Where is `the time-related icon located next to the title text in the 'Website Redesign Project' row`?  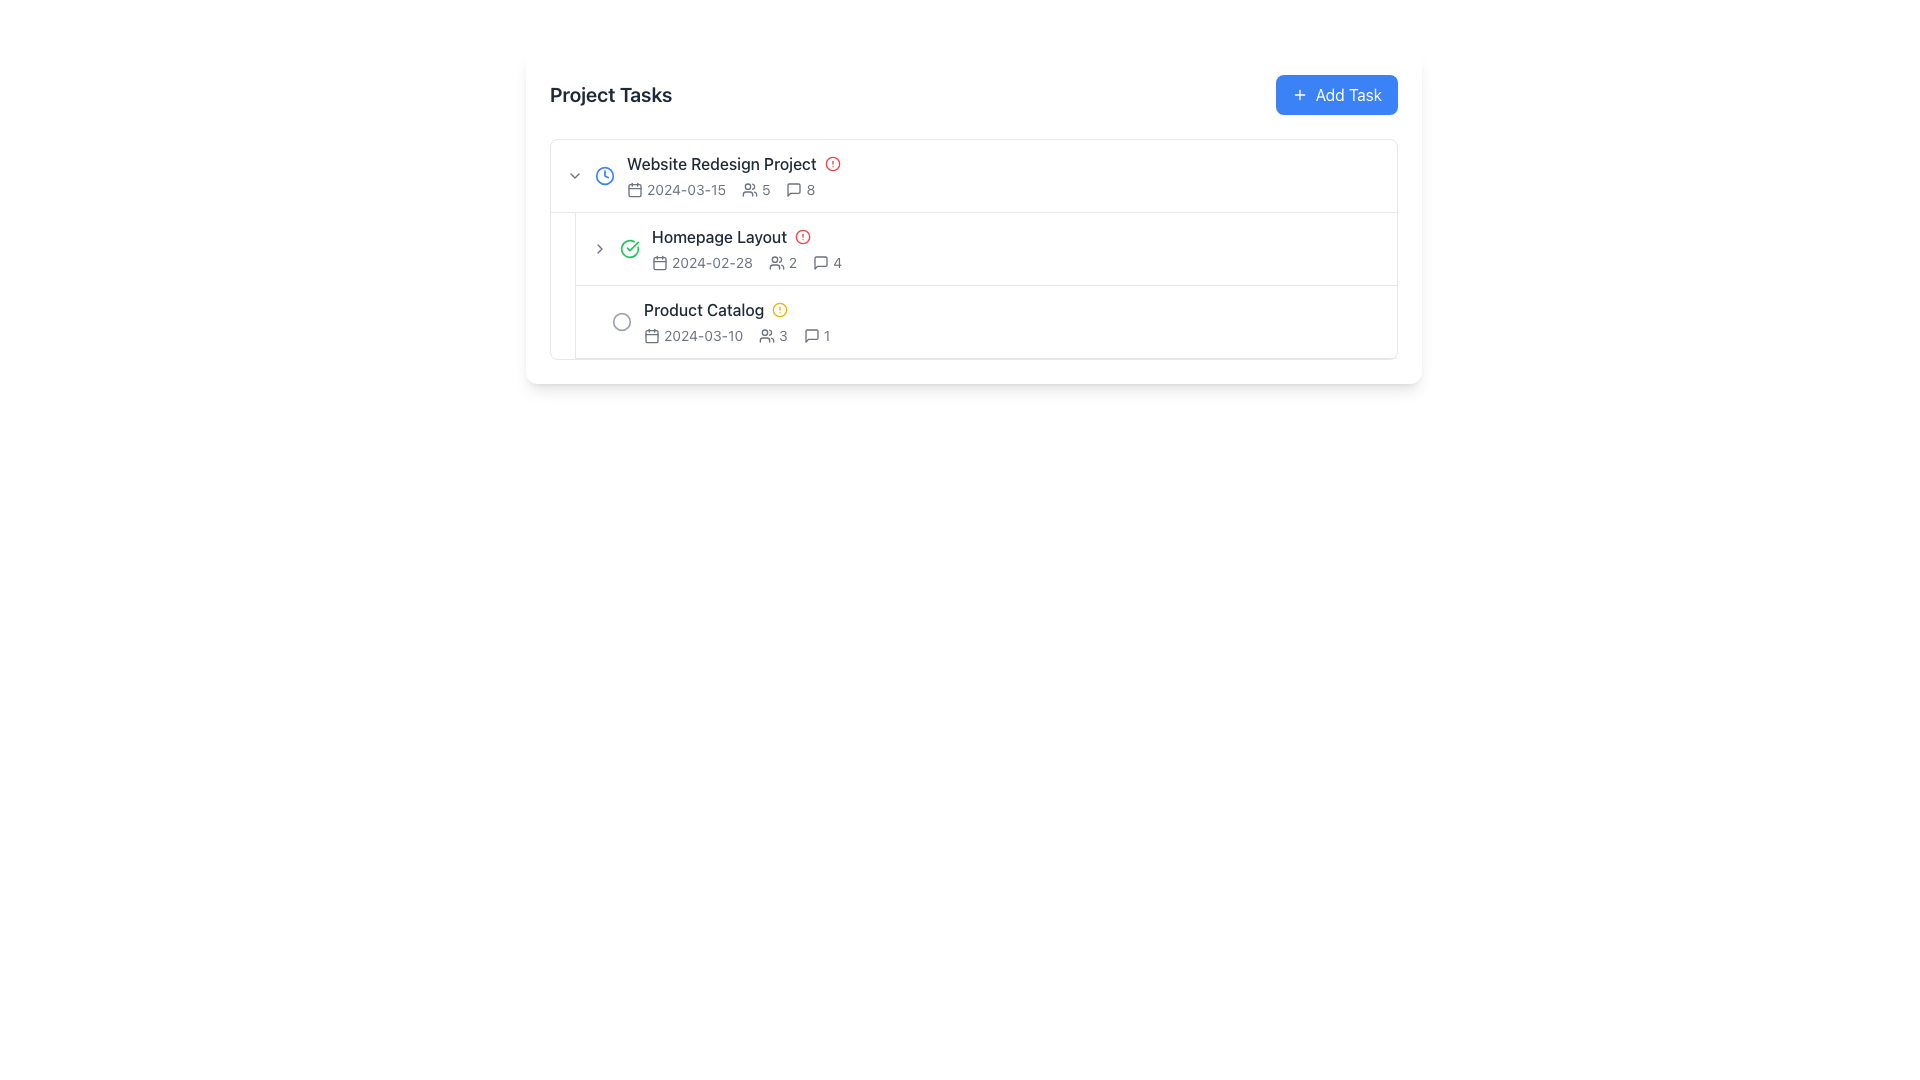 the time-related icon located next to the title text in the 'Website Redesign Project' row is located at coordinates (603, 175).